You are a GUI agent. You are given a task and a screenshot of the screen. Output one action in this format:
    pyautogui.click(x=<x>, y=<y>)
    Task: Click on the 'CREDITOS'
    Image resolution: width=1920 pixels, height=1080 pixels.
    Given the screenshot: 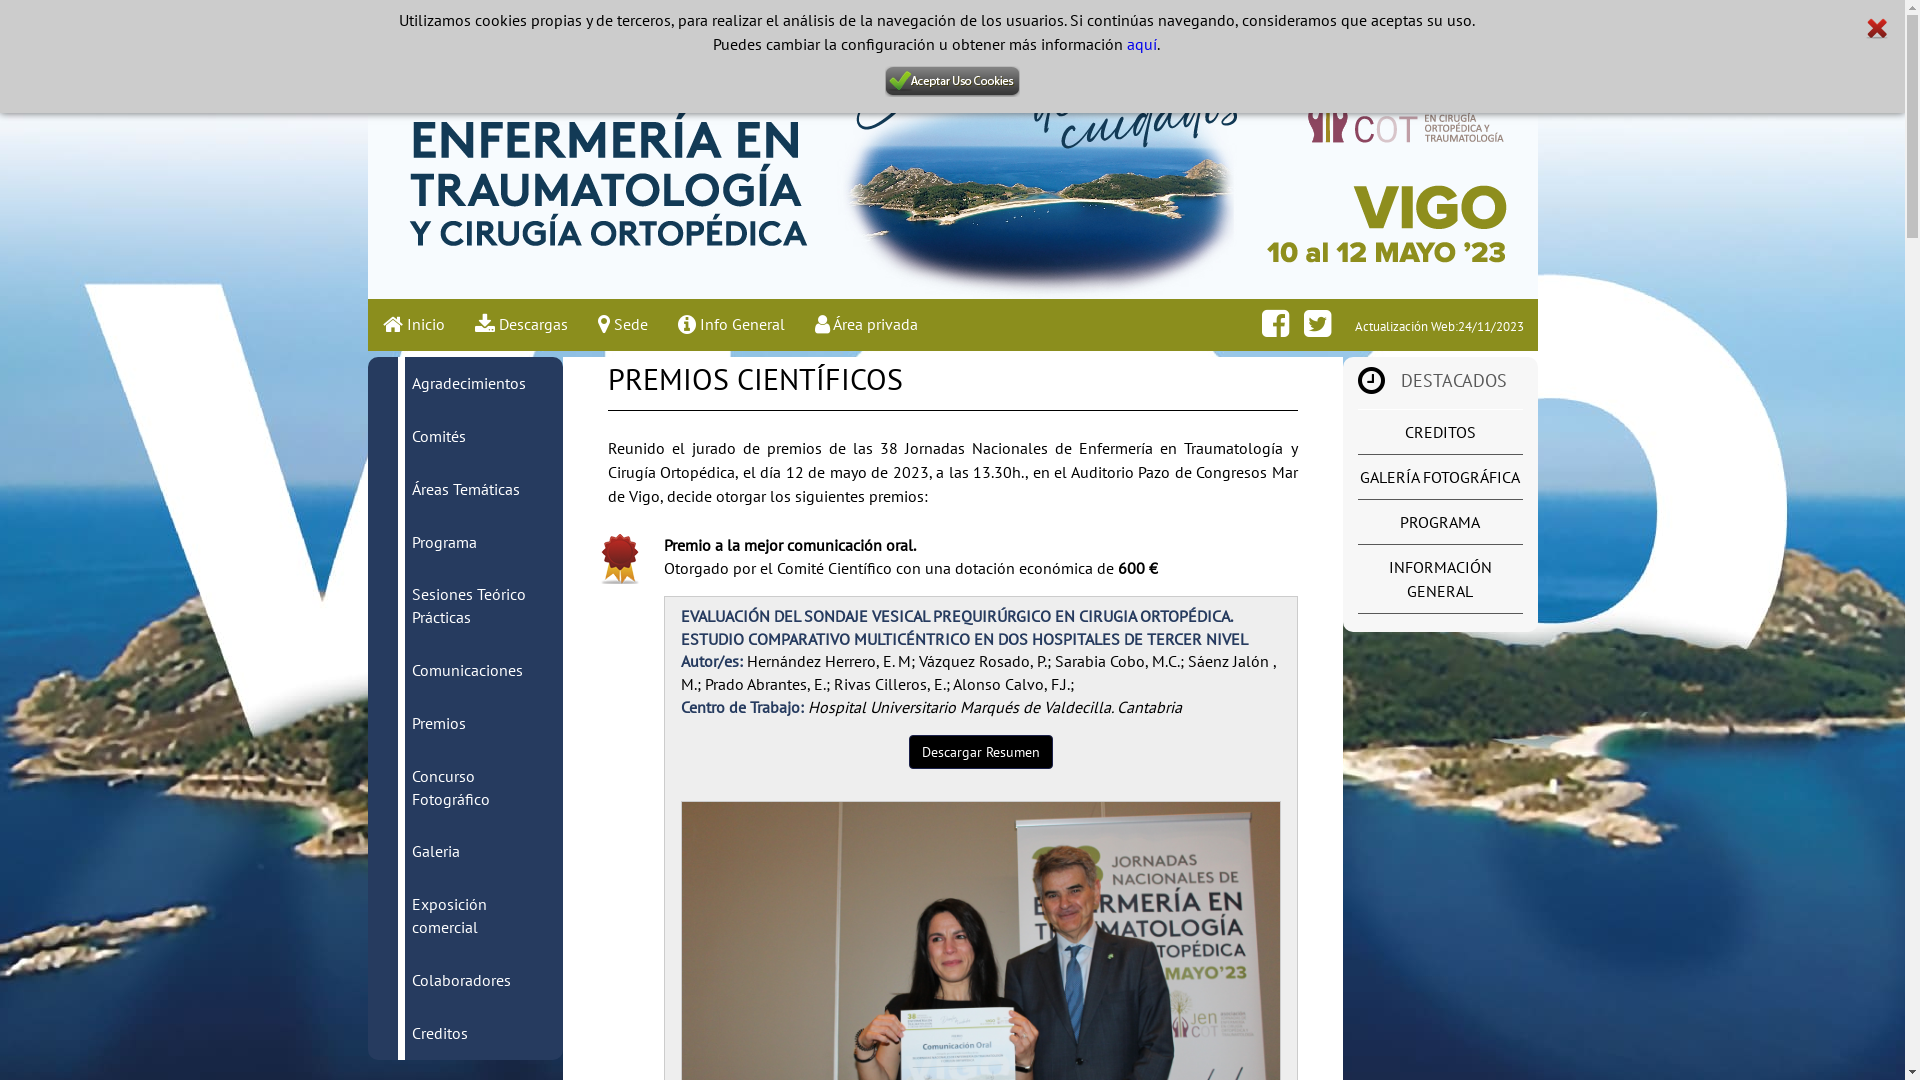 What is the action you would take?
    pyautogui.click(x=1438, y=431)
    